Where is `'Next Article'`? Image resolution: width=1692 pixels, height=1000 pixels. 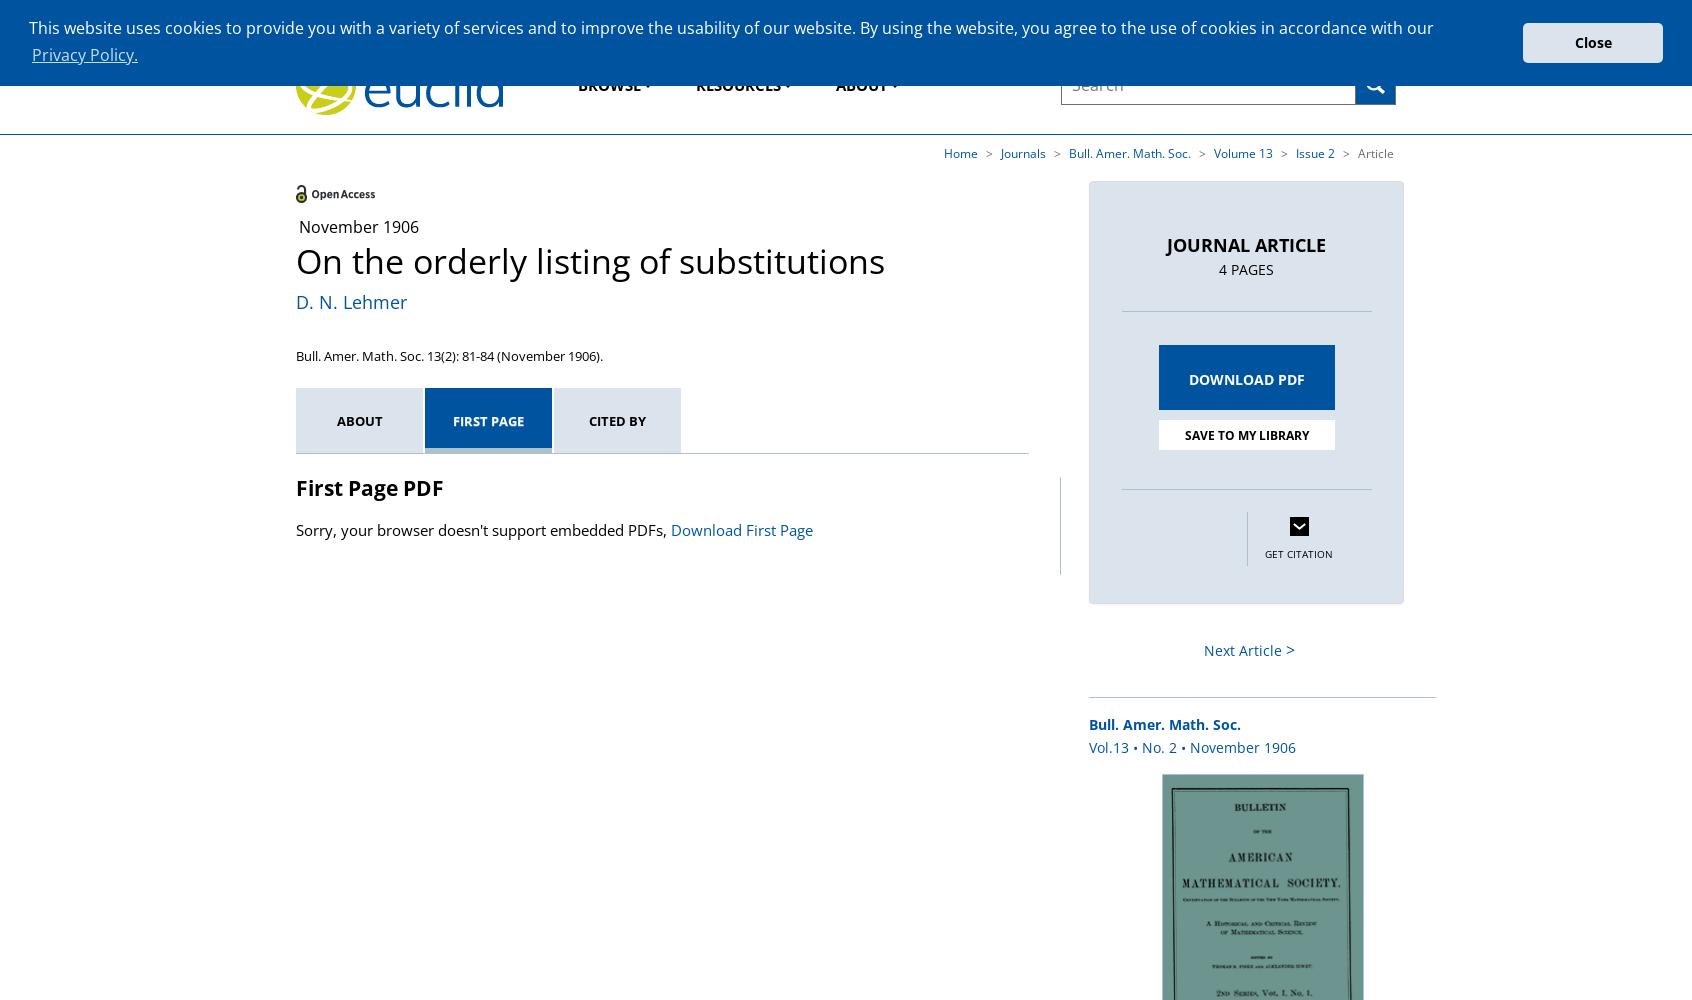 'Next Article' is located at coordinates (1242, 650).